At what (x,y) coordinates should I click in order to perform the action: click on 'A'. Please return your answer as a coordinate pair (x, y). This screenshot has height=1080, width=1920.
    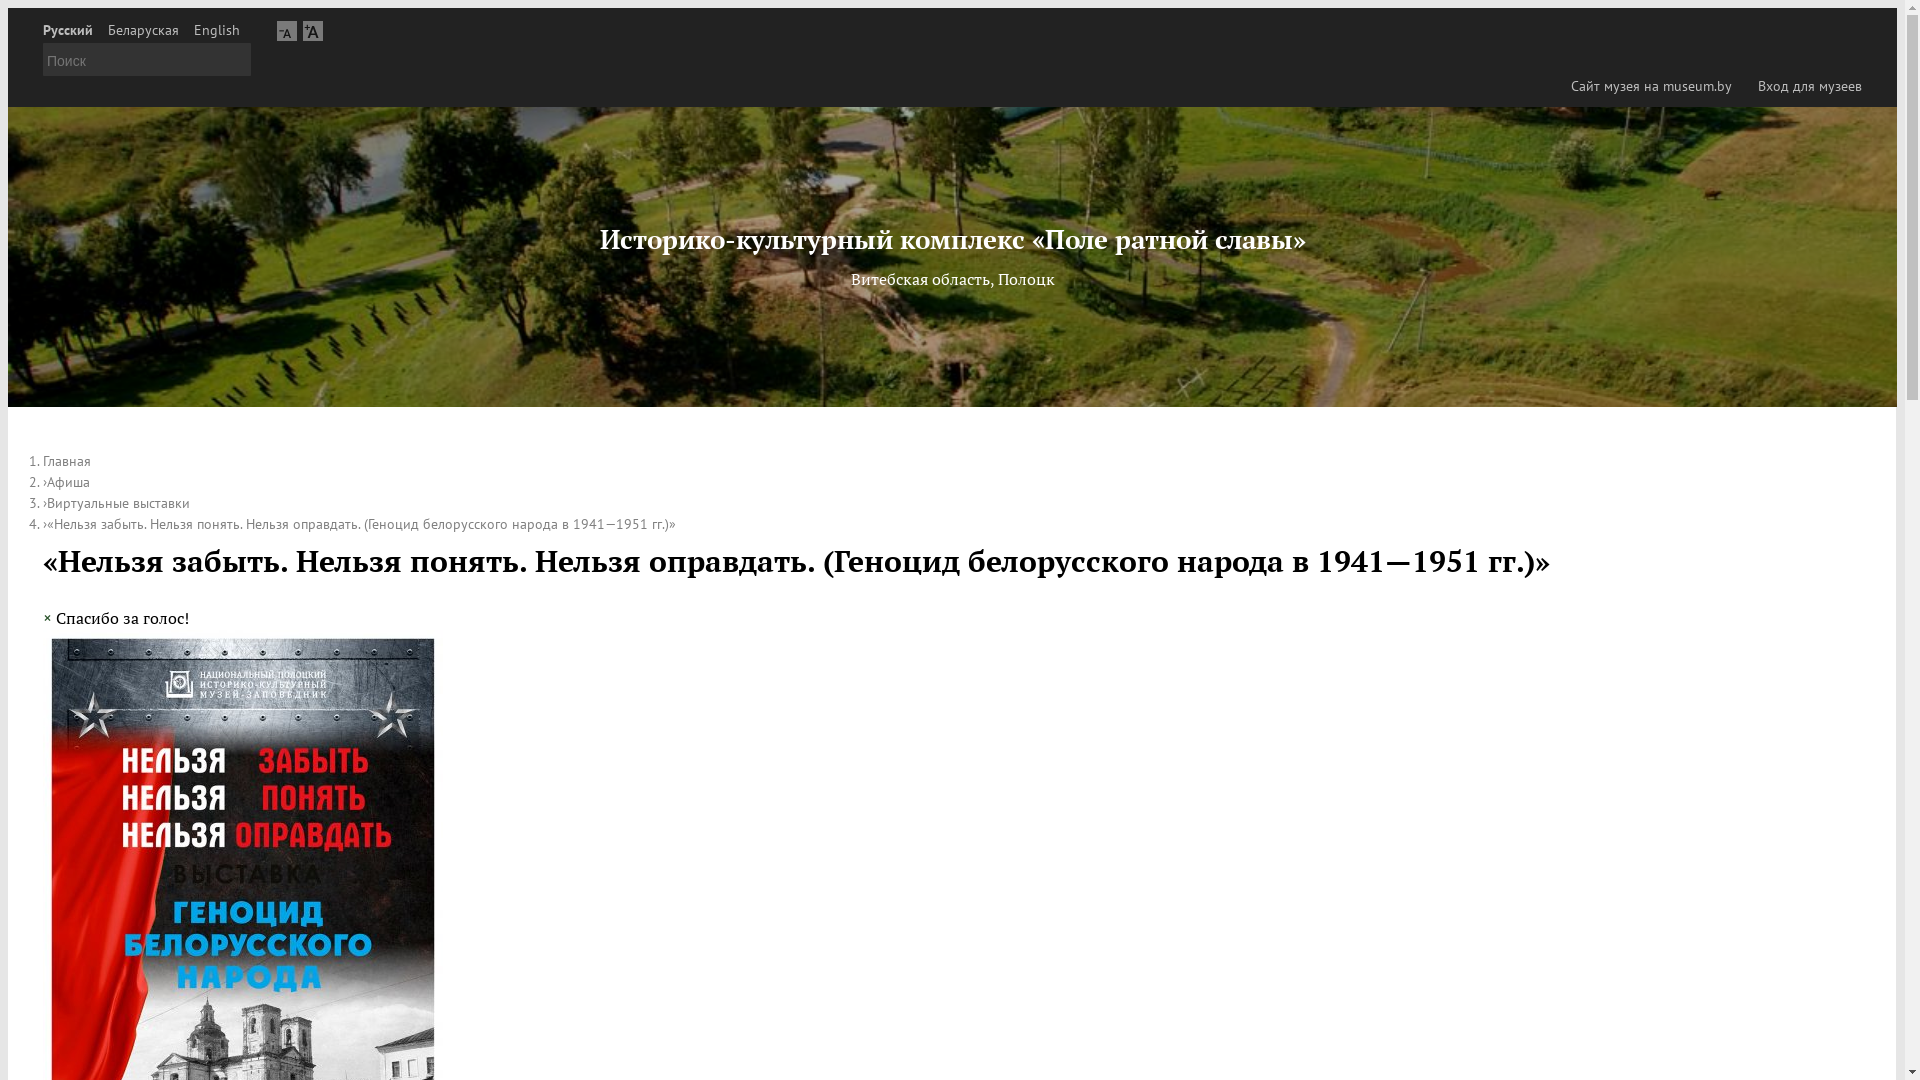
    Looking at the image, I should click on (286, 30).